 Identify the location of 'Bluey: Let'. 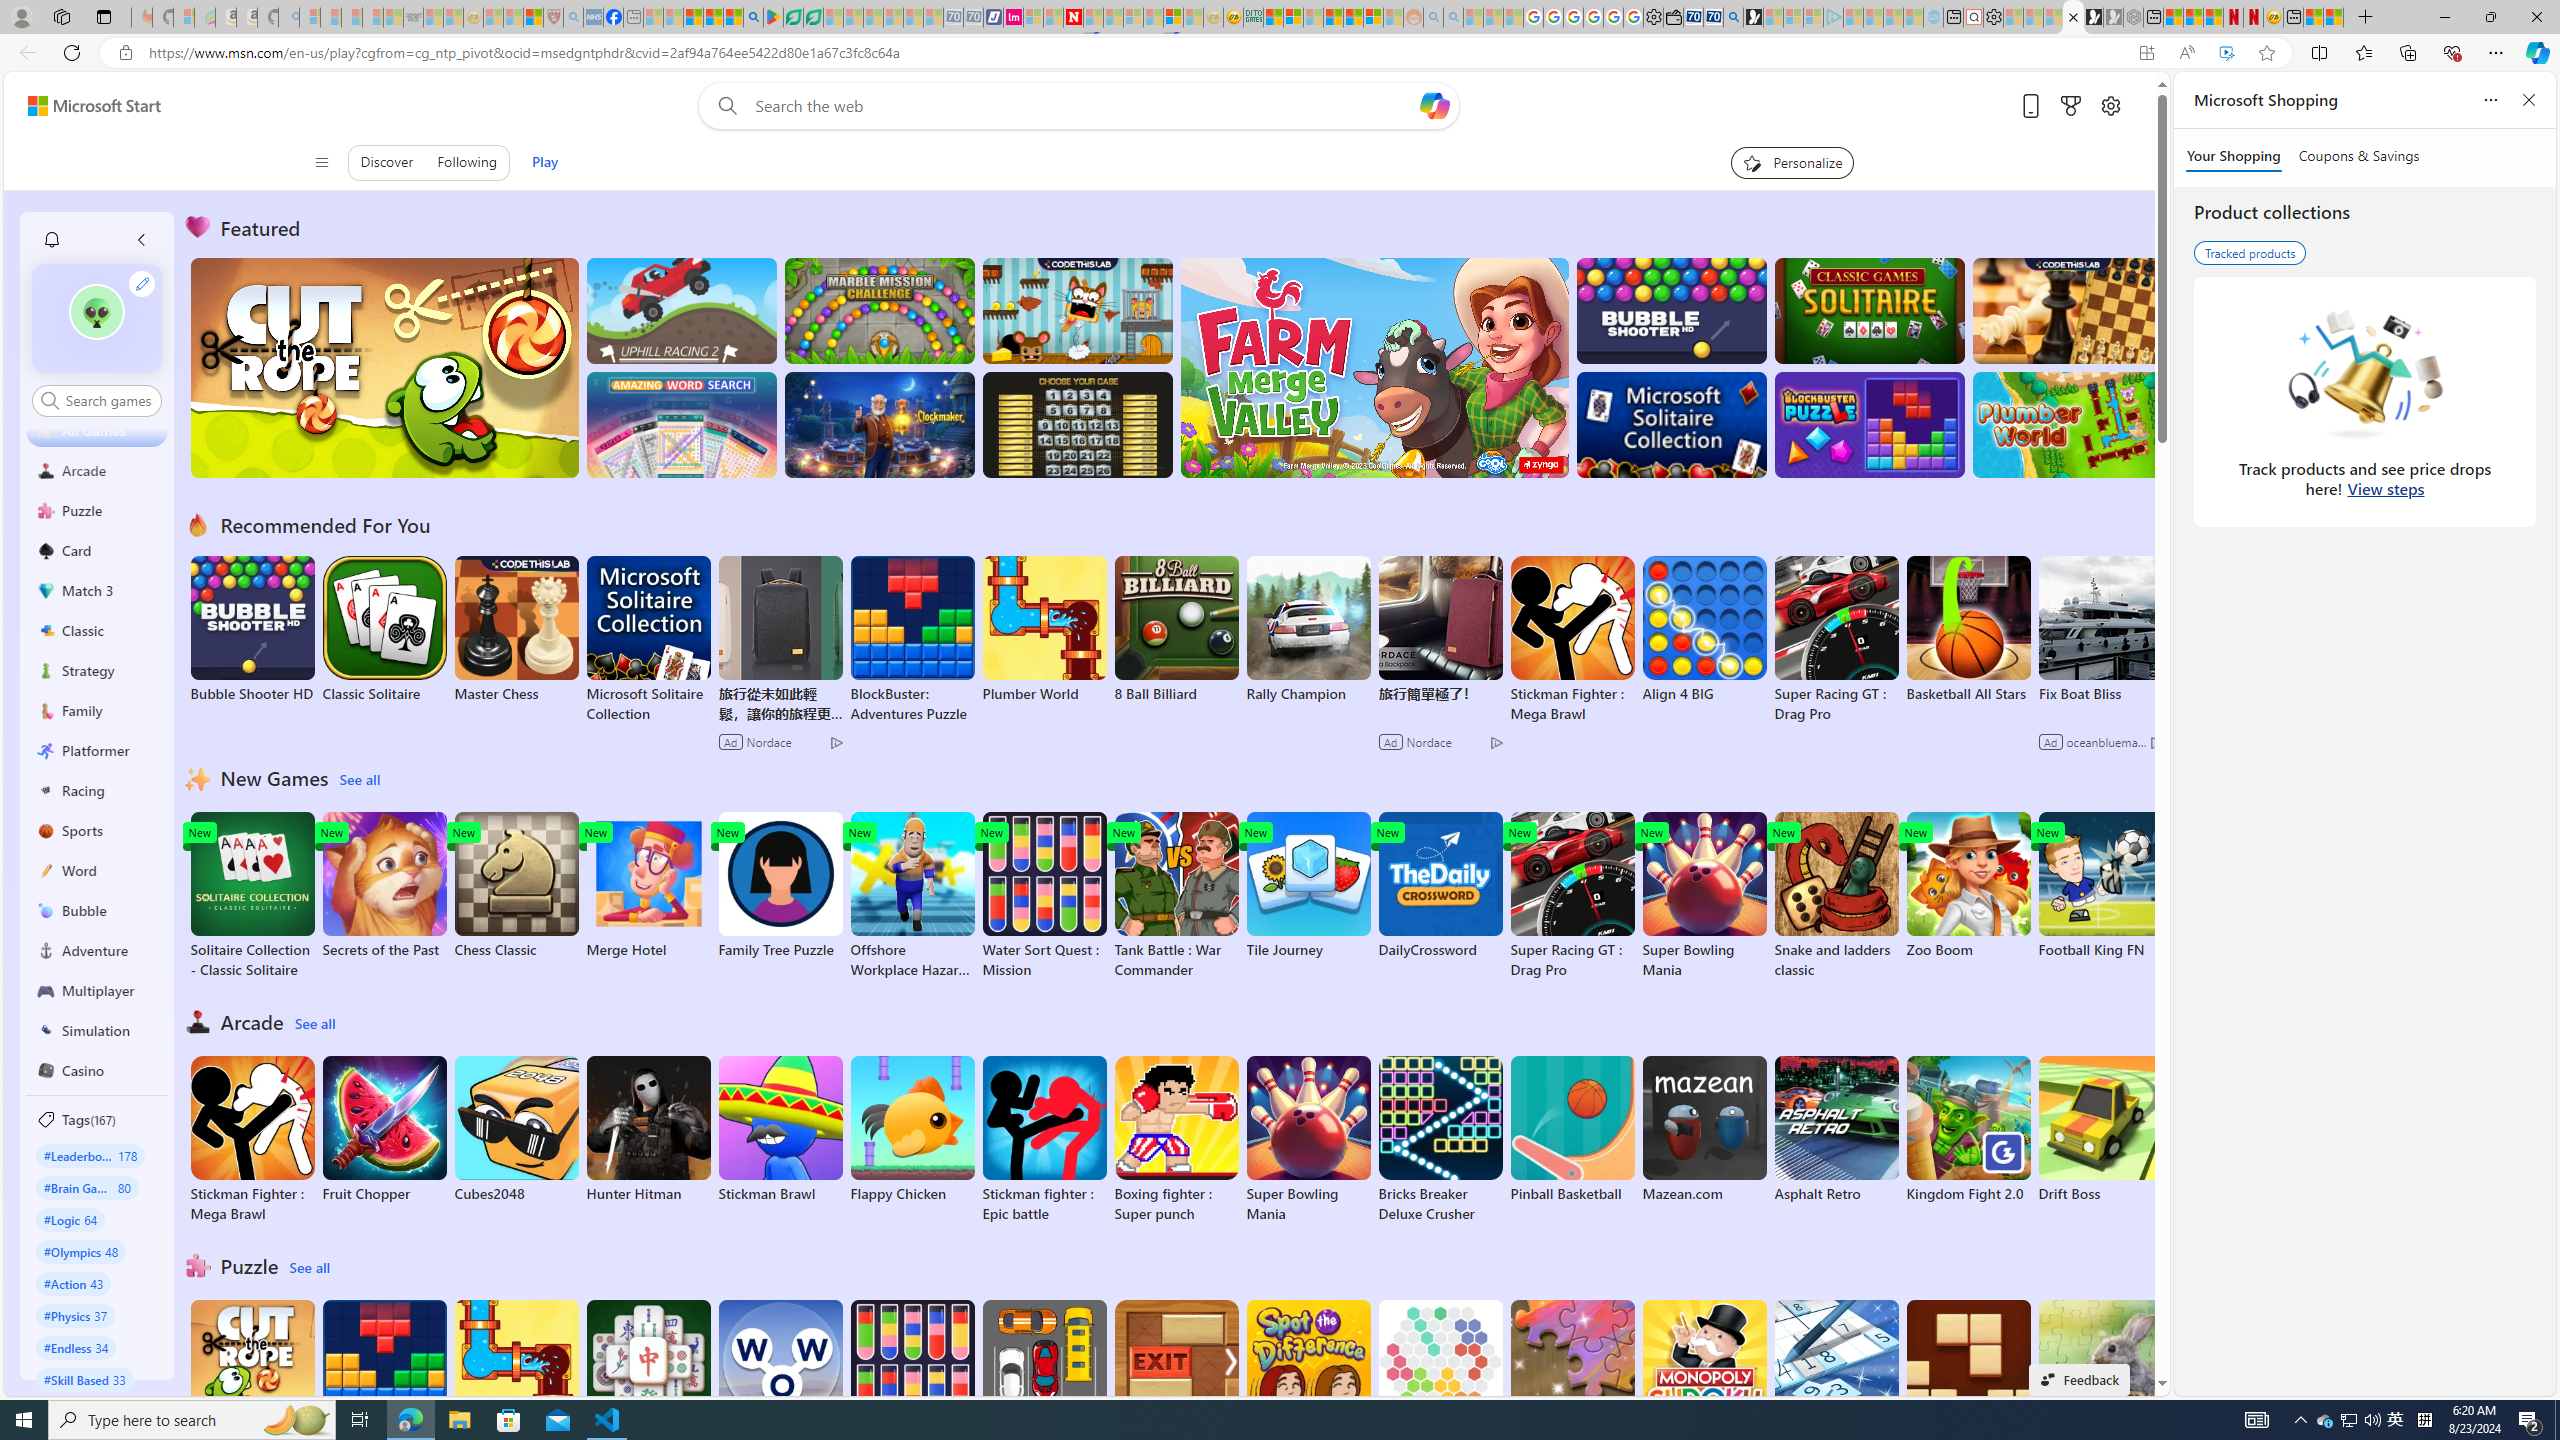
(773, 16).